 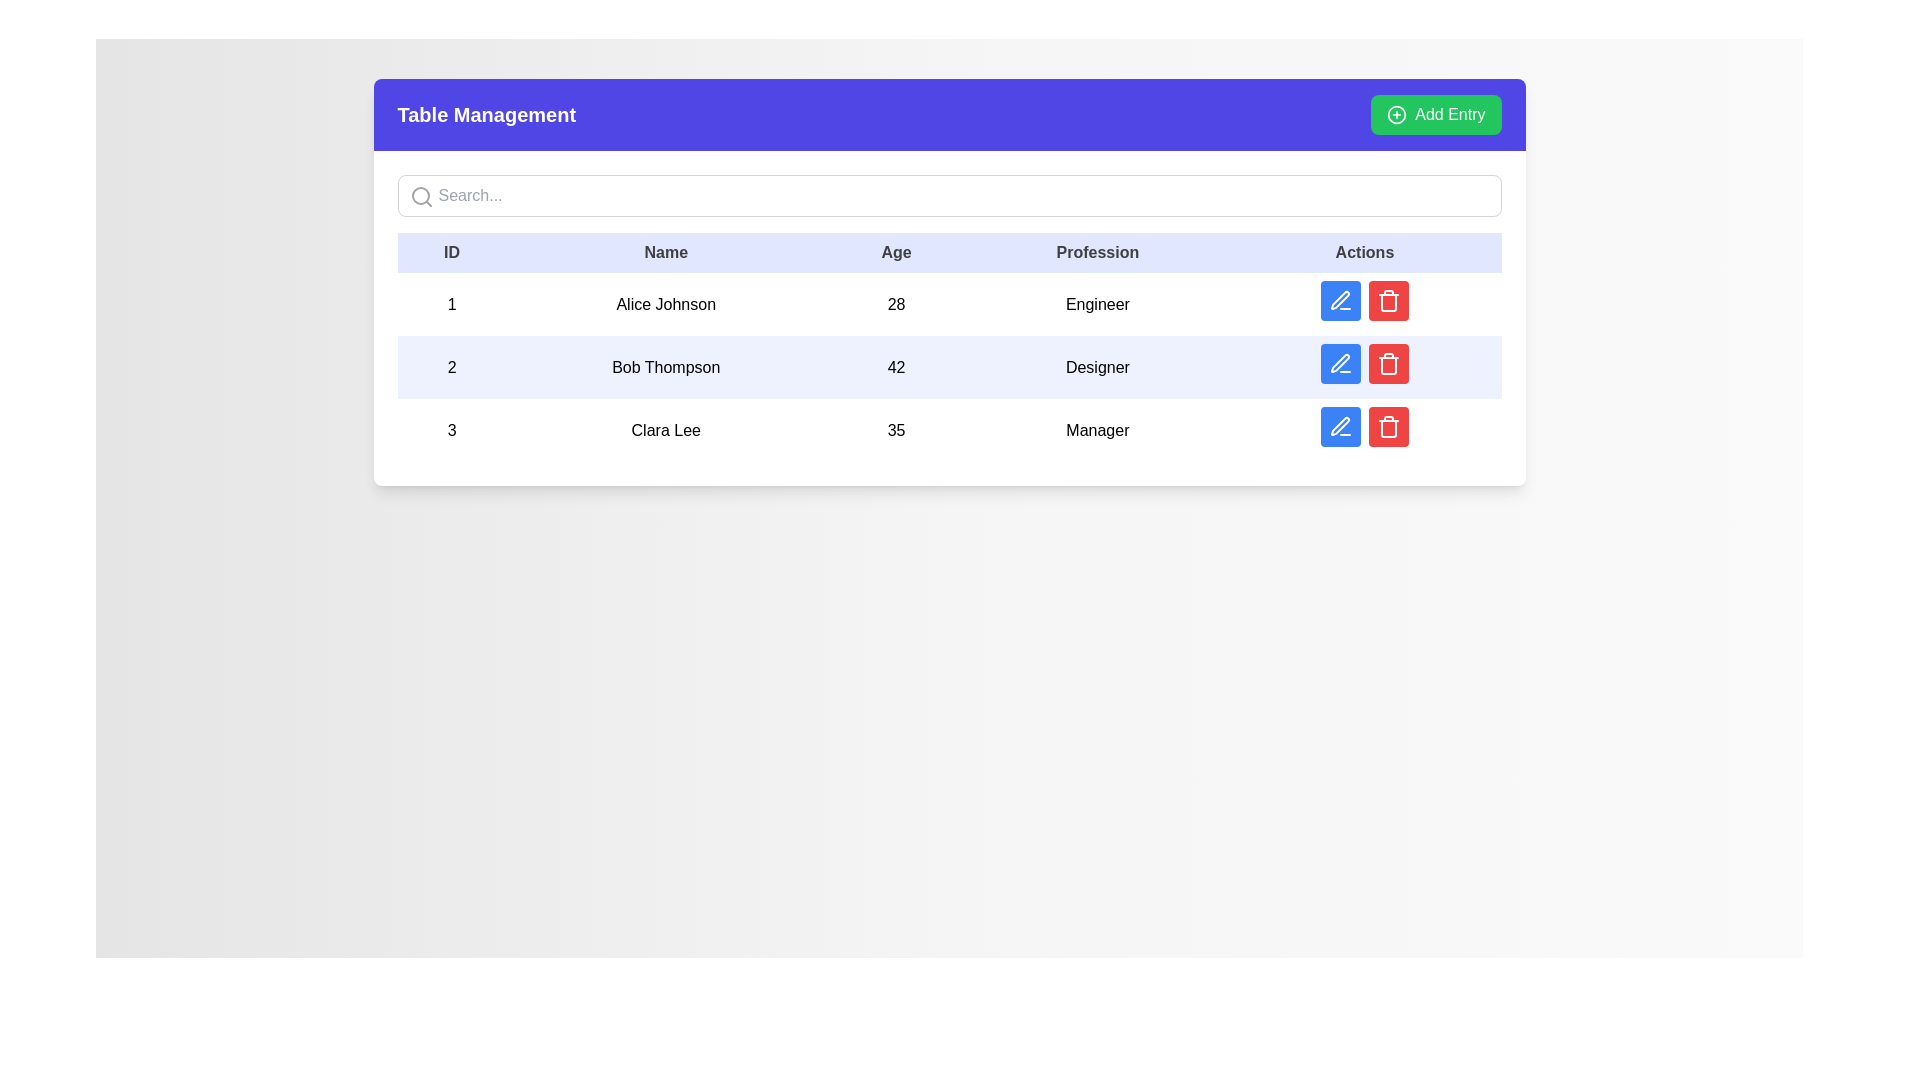 What do you see at coordinates (419, 196) in the screenshot?
I see `the small circular UI component located within the magnifying glass graphic representing the search icon in the toolbar of the Table Management interface` at bounding box center [419, 196].